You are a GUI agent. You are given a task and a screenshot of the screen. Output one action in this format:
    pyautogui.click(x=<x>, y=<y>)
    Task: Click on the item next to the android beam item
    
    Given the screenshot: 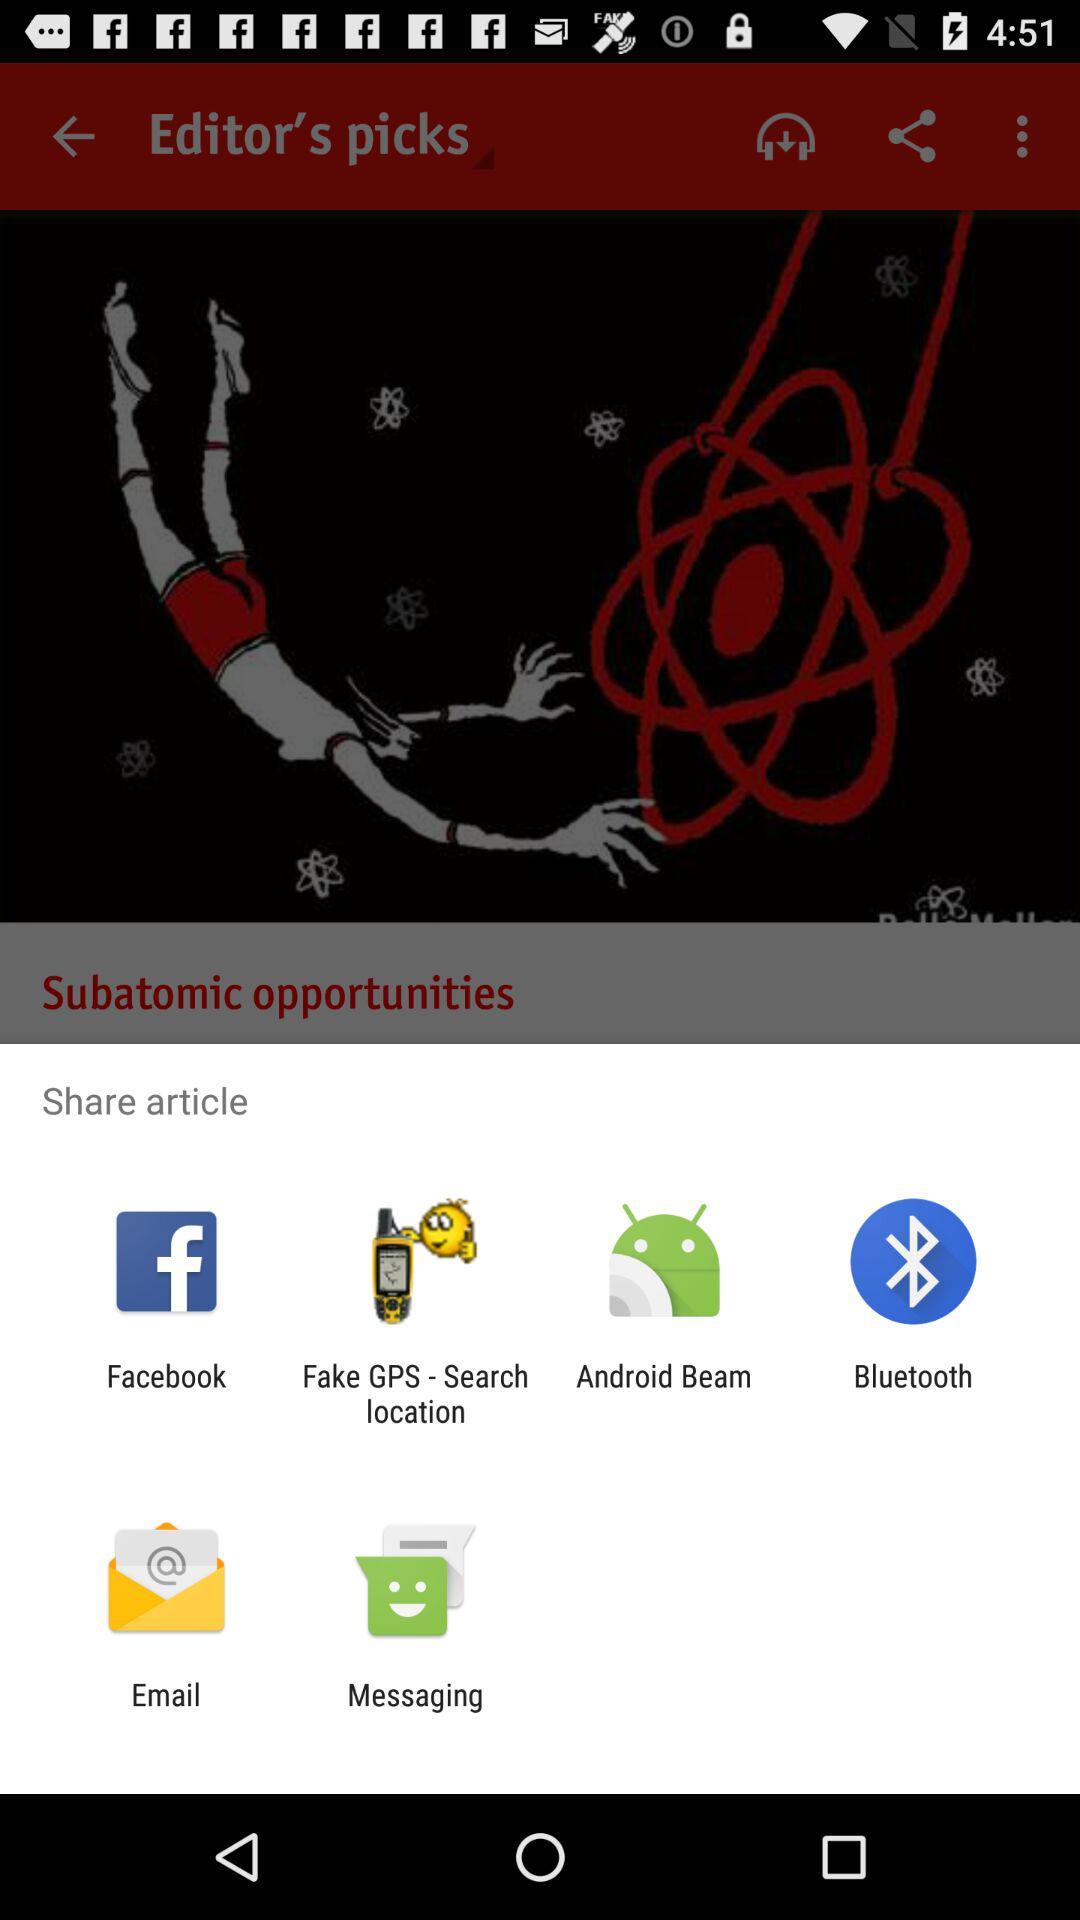 What is the action you would take?
    pyautogui.click(x=913, y=1392)
    